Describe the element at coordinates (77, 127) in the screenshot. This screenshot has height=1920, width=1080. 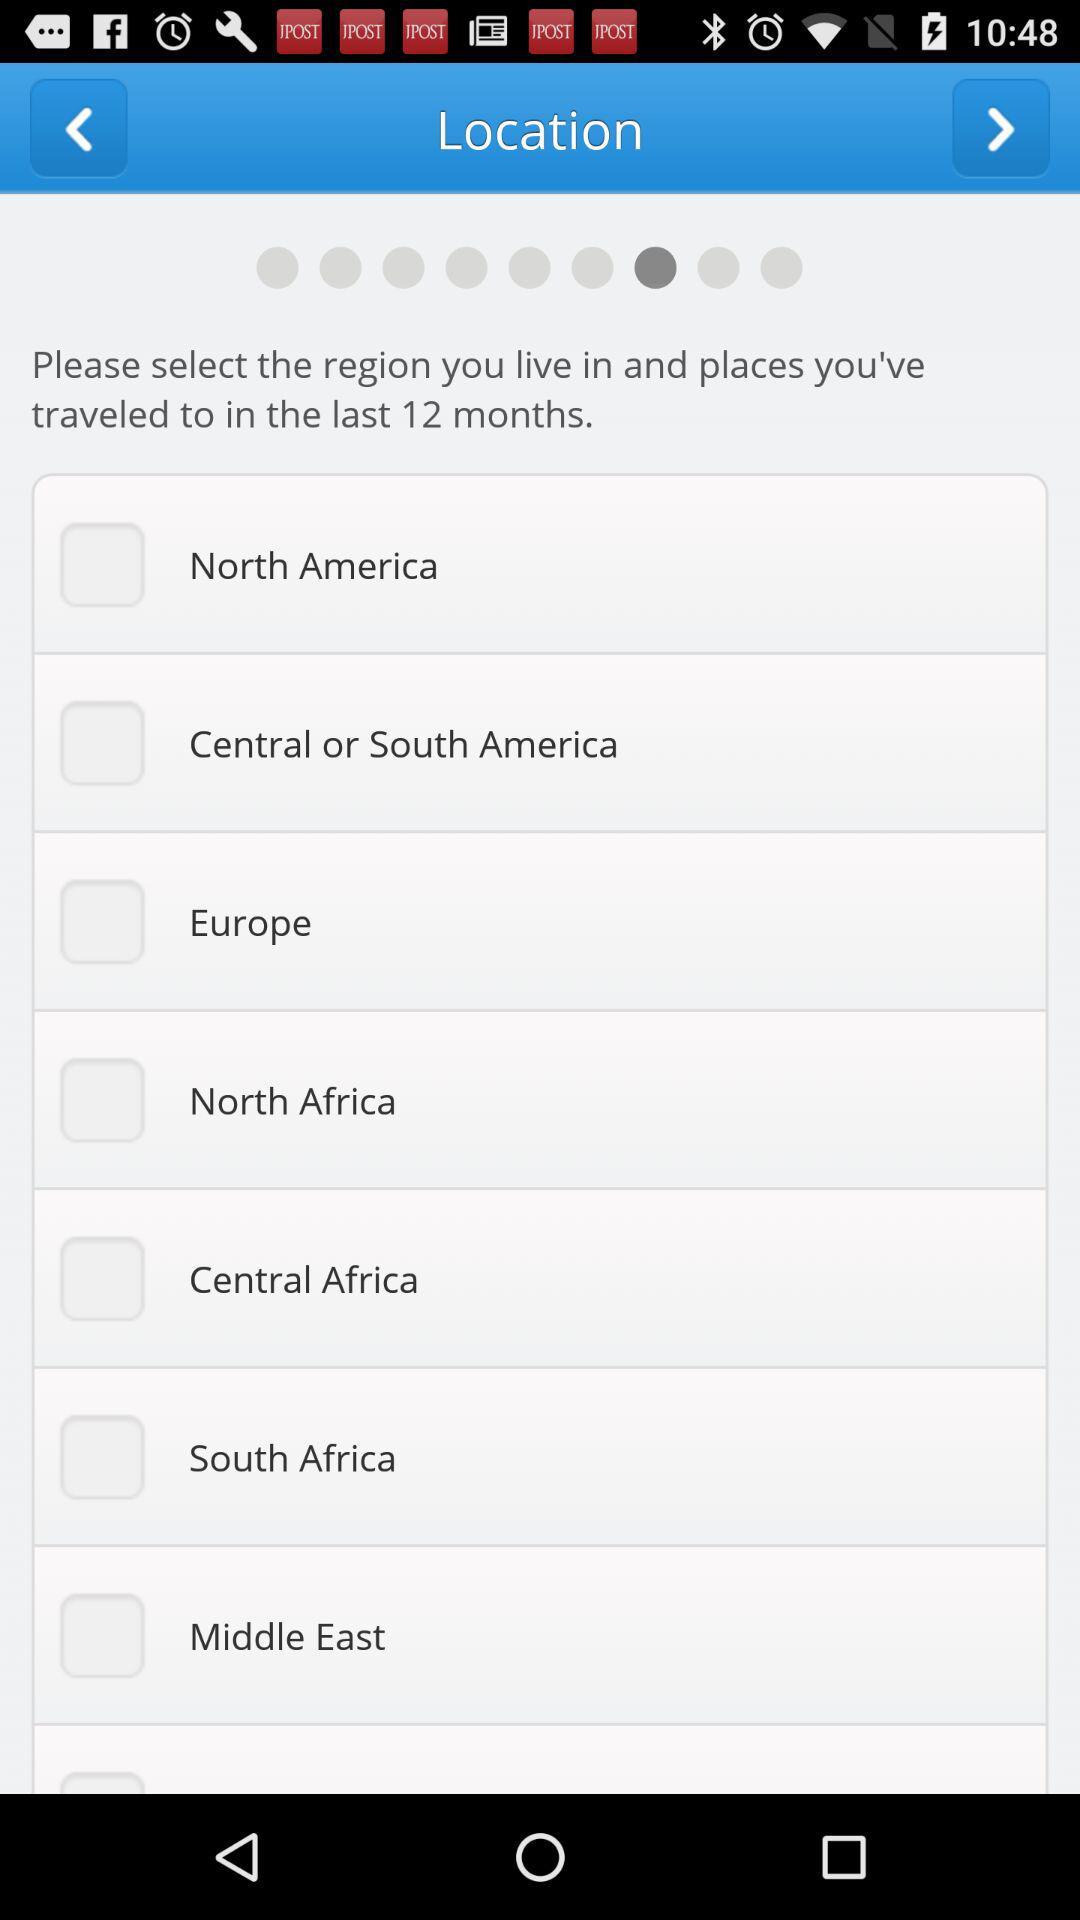
I see `go back` at that location.